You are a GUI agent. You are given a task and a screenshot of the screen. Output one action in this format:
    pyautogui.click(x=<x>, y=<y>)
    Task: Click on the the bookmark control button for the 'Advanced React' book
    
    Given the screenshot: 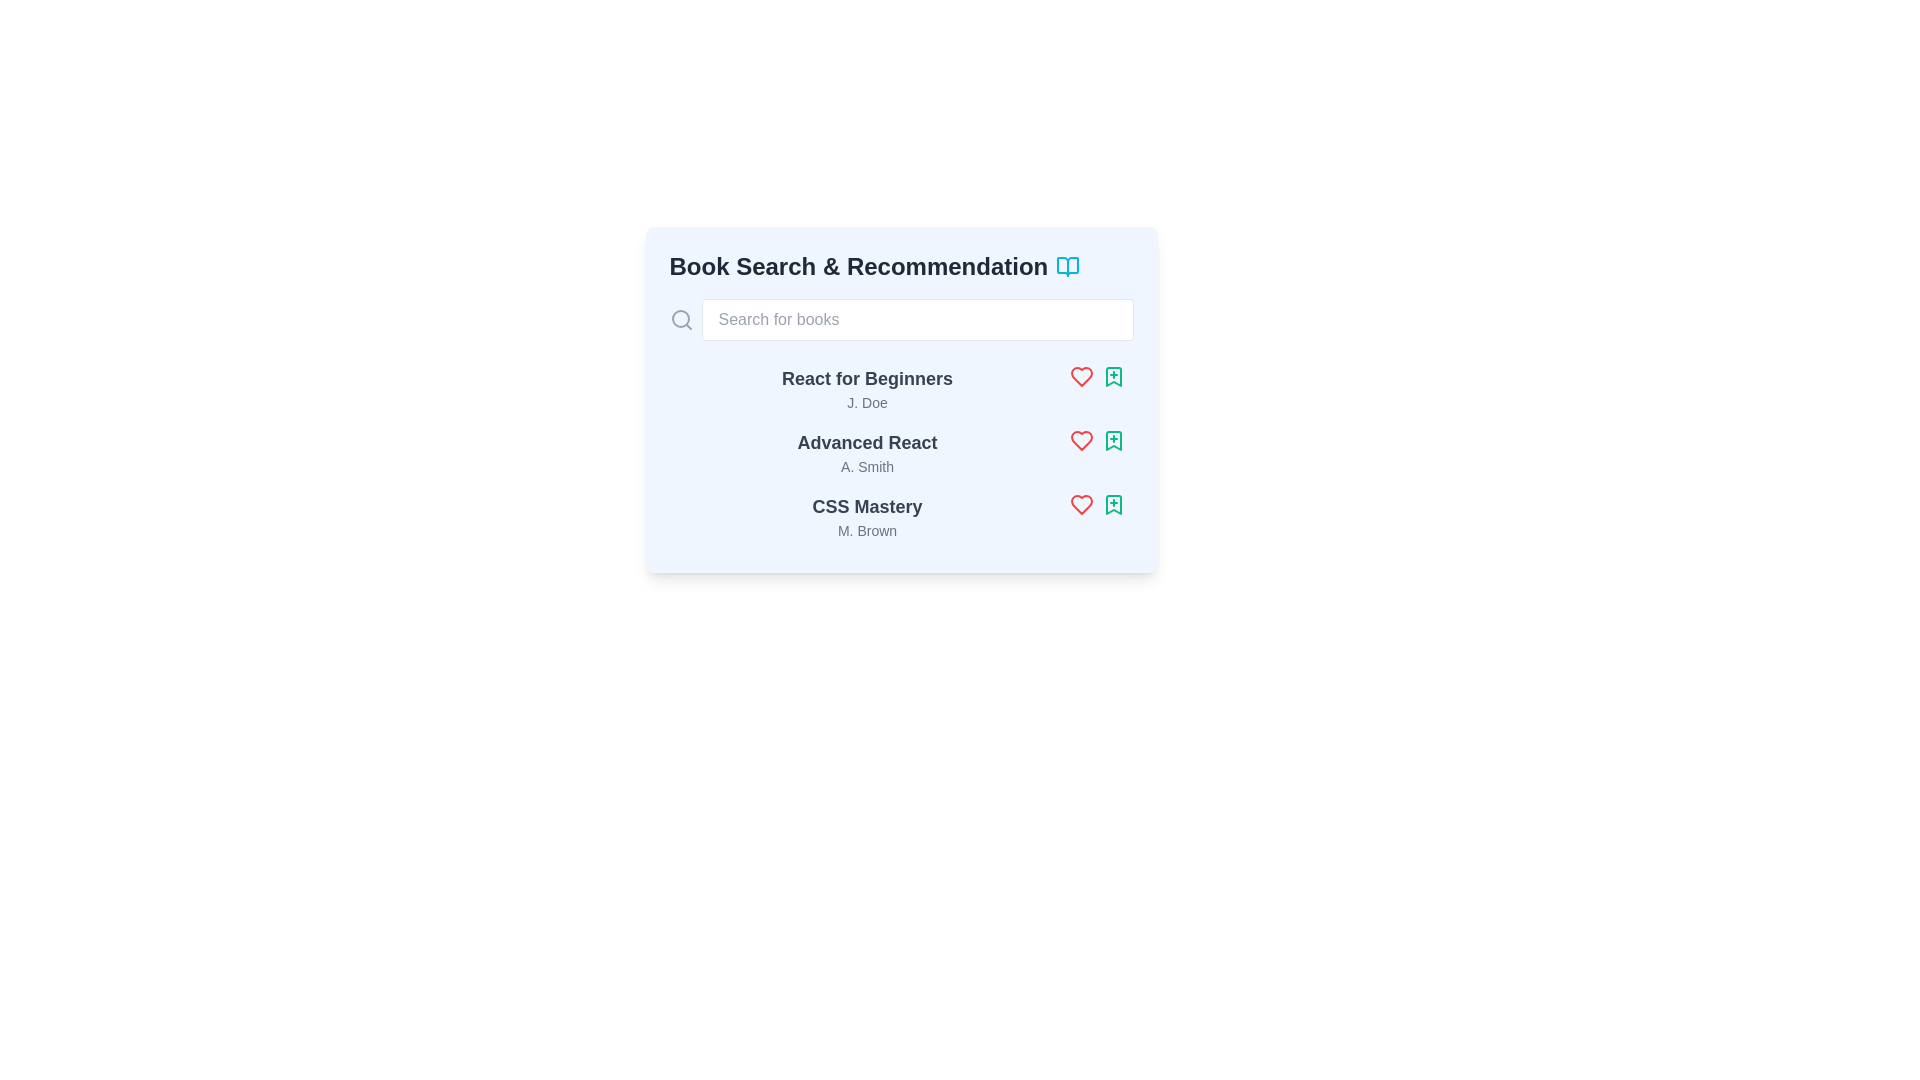 What is the action you would take?
    pyautogui.click(x=1112, y=439)
    